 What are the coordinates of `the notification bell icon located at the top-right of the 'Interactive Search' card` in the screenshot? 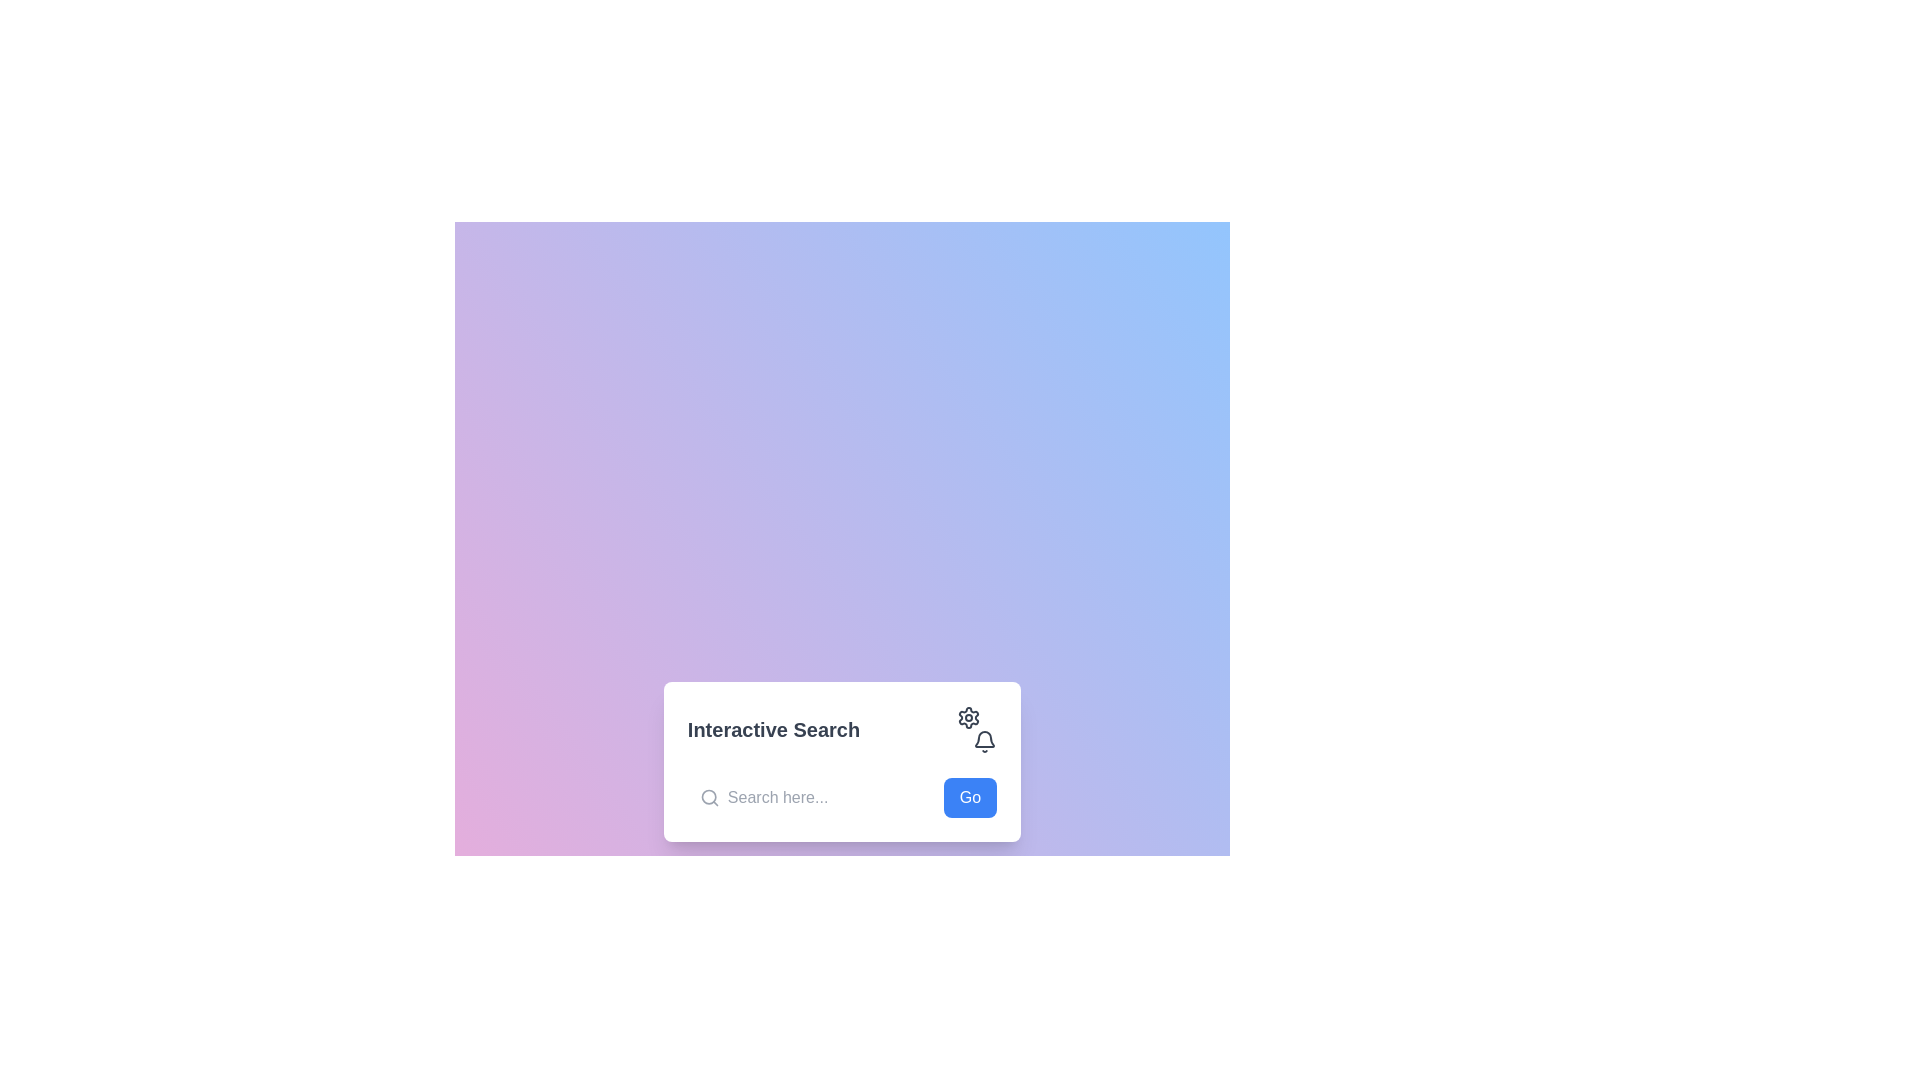 It's located at (985, 741).